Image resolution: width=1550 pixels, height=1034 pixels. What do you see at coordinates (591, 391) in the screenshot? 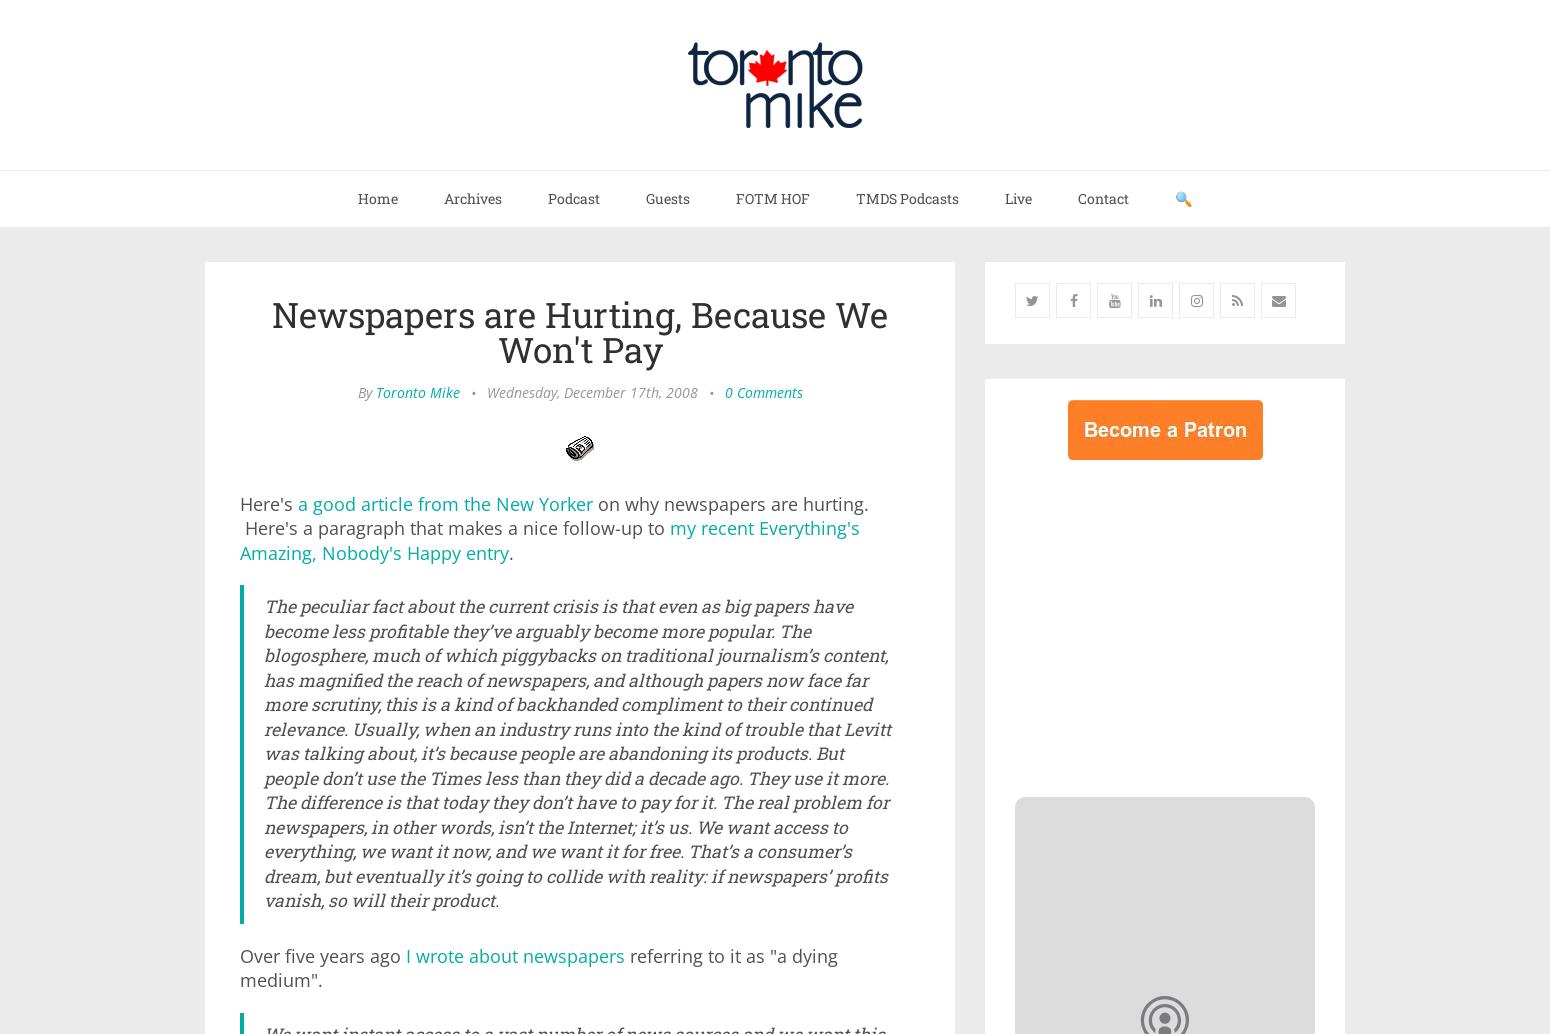
I see `'Wednesday, December 17th, 2008'` at bounding box center [591, 391].